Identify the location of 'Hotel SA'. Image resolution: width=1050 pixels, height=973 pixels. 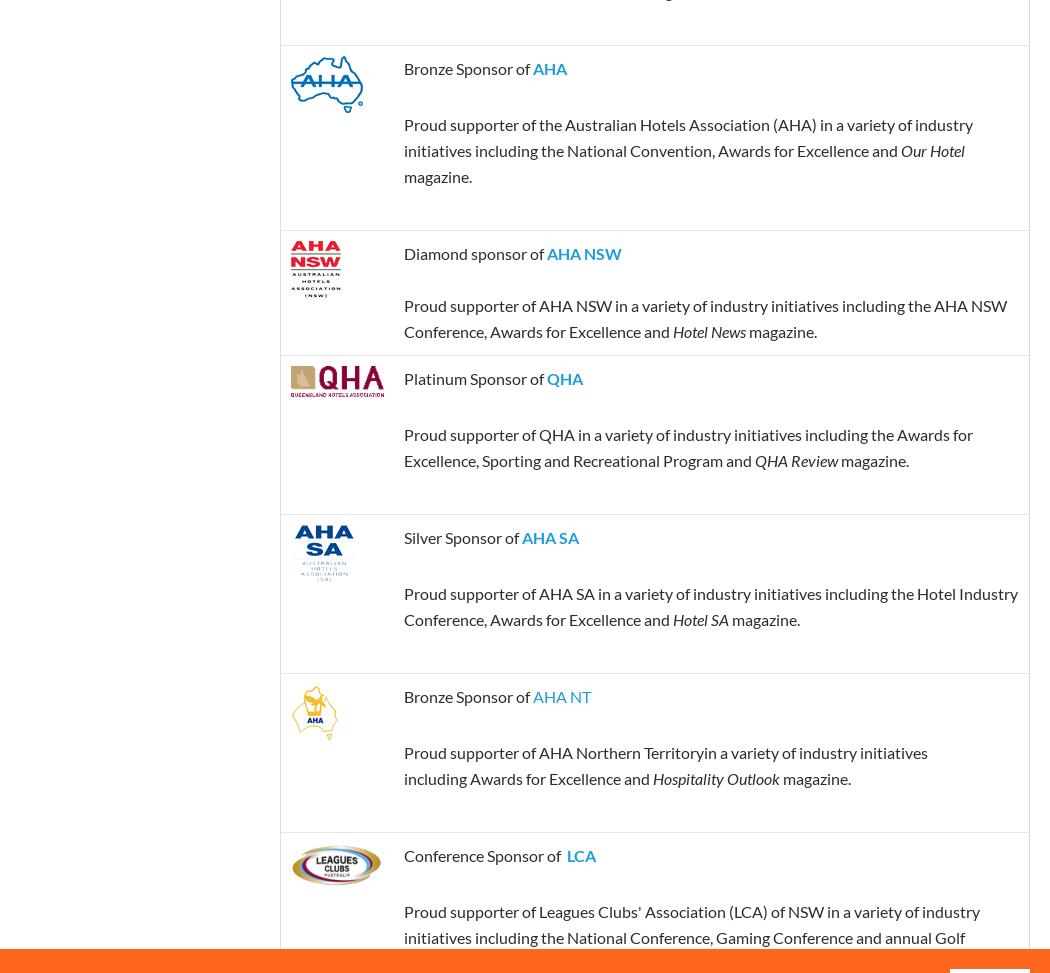
(700, 618).